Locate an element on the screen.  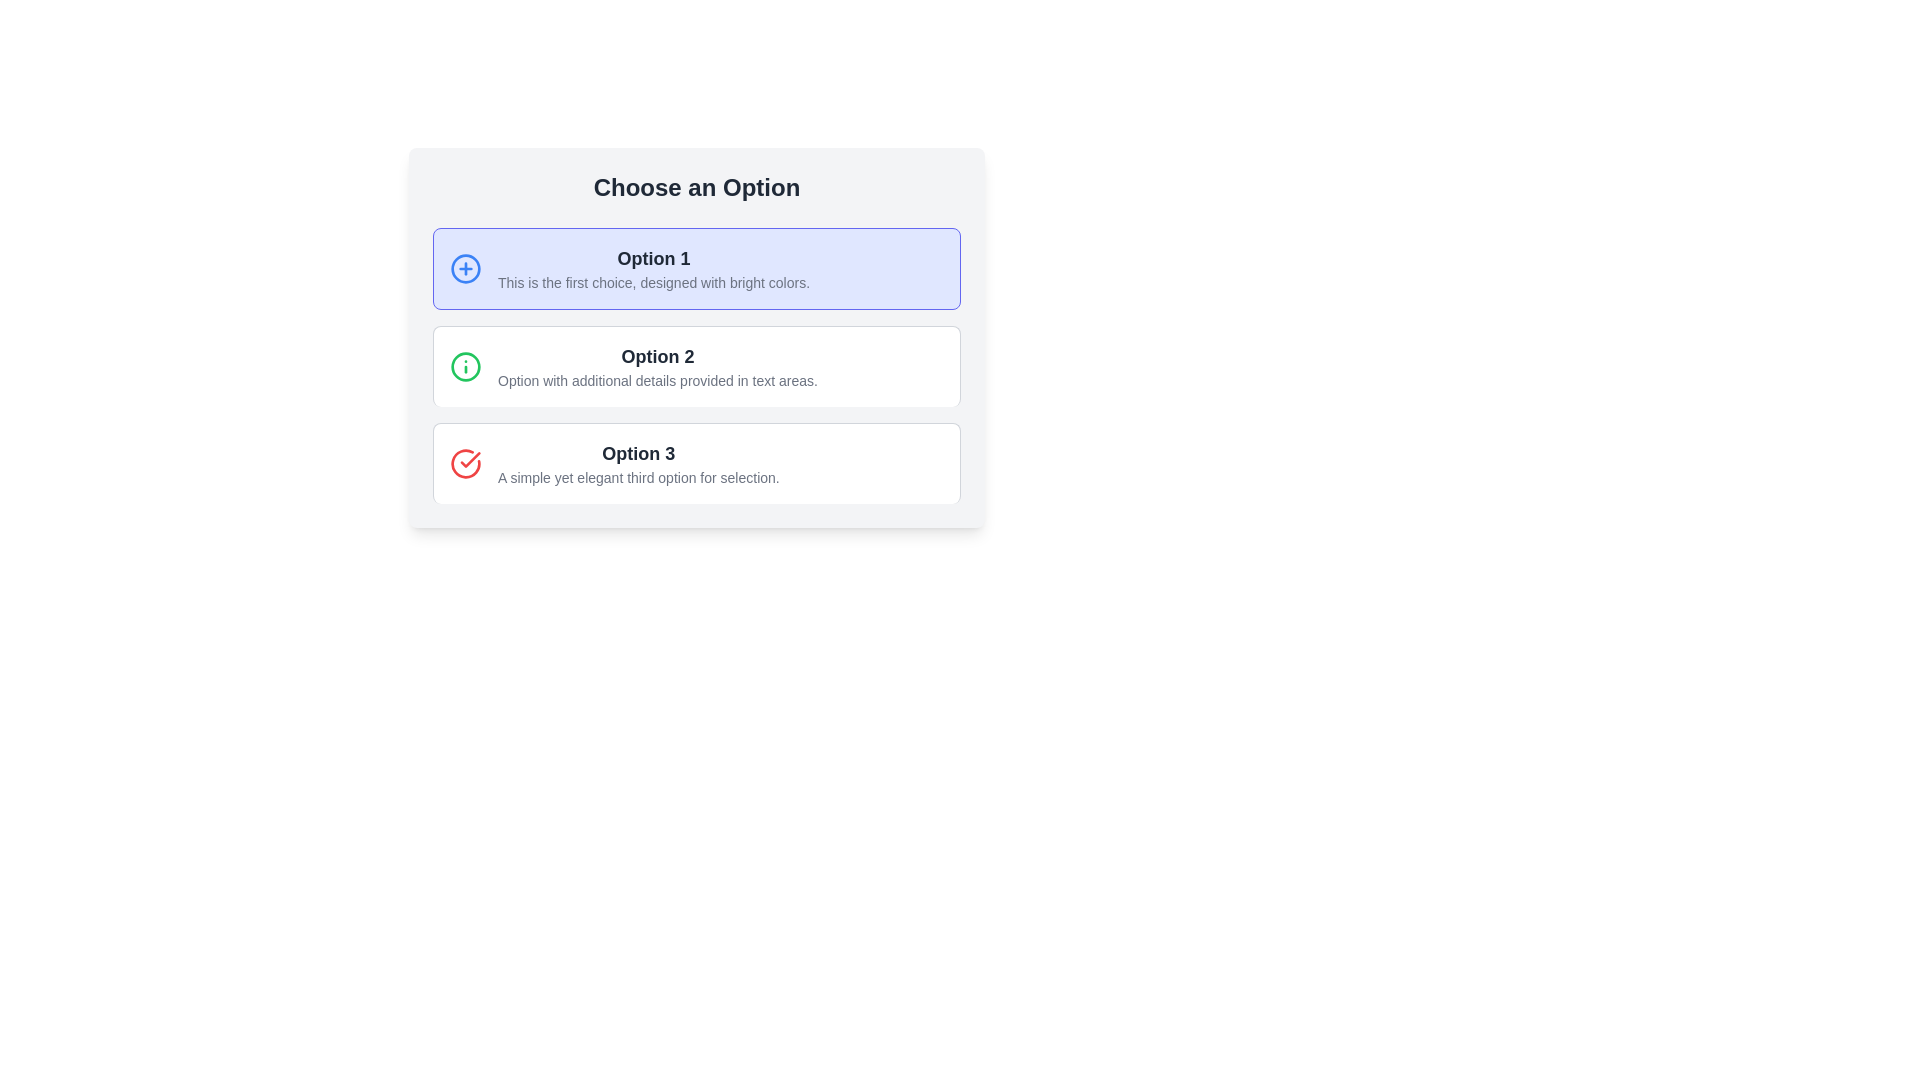
the third option in the vertical list of selectable options, which provides clarity through its title and description is located at coordinates (637, 463).